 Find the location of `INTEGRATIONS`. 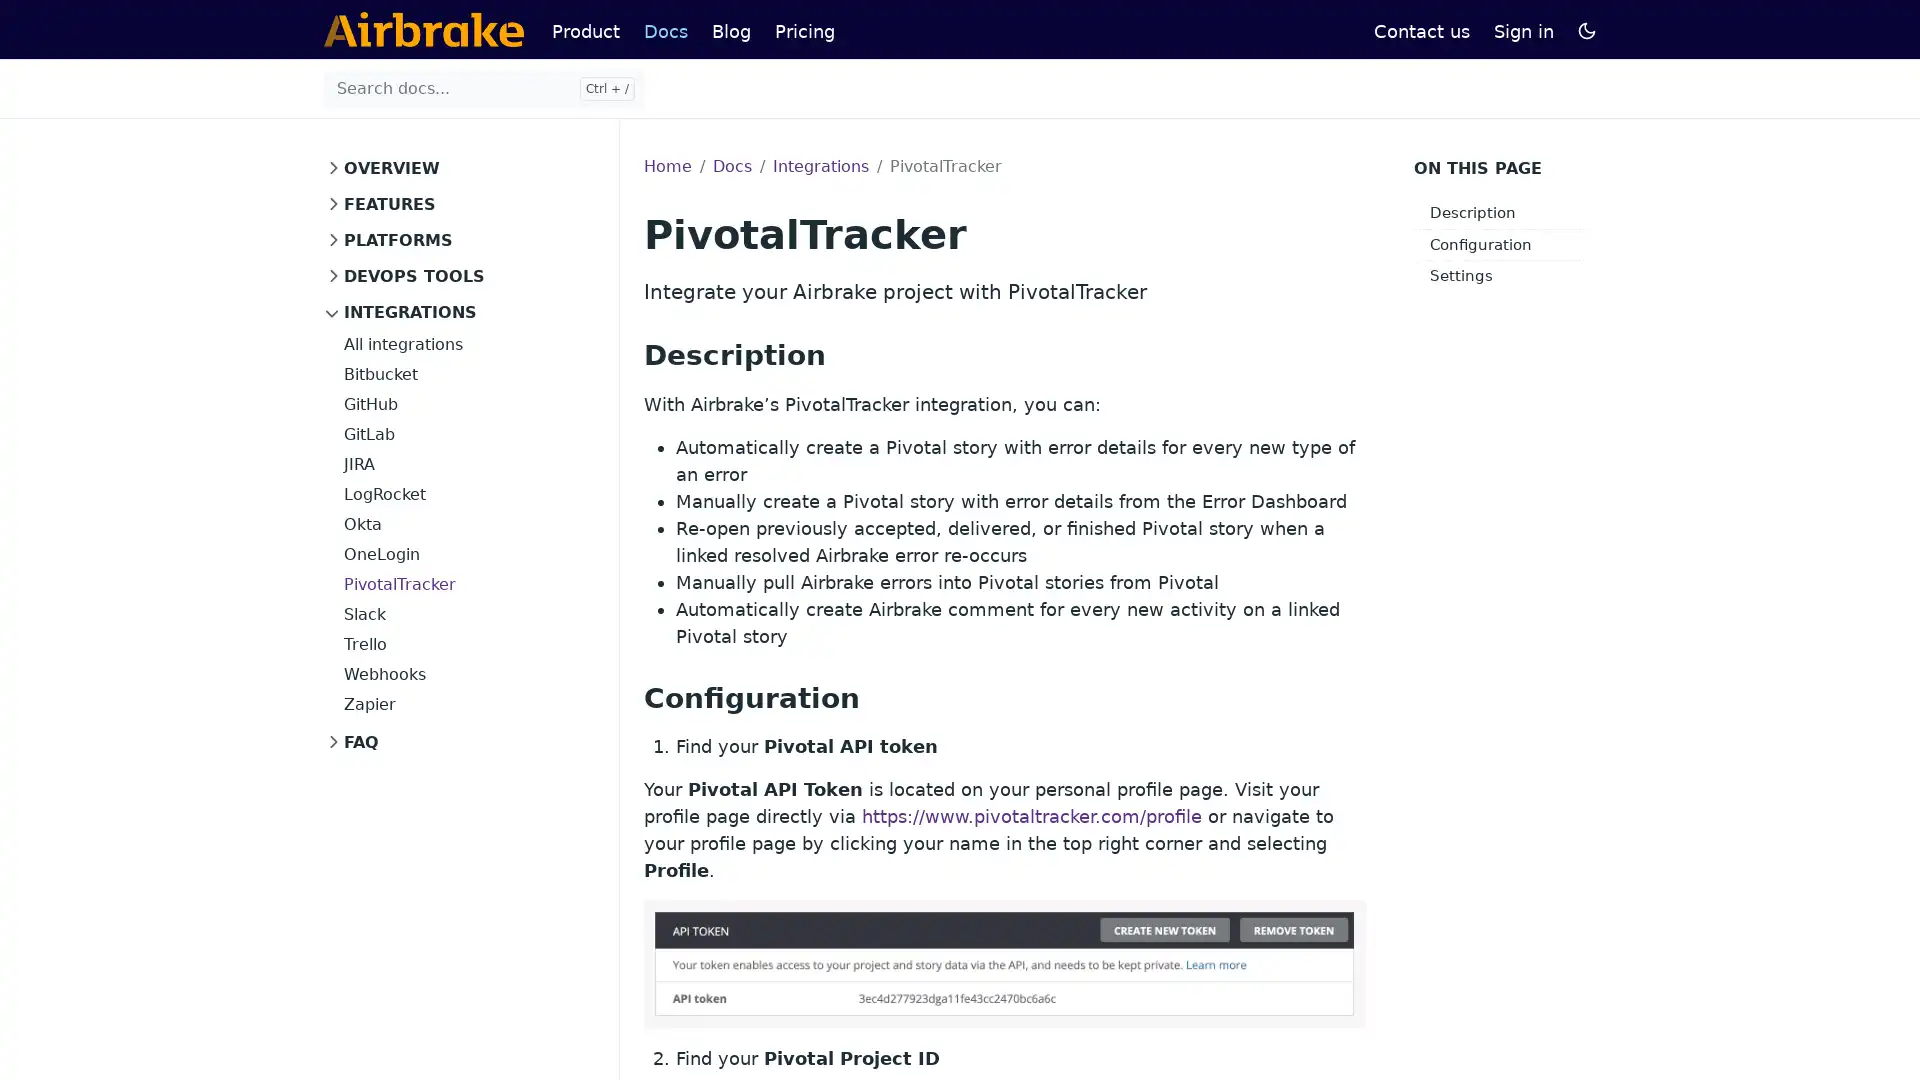

INTEGRATIONS is located at coordinates (403, 312).